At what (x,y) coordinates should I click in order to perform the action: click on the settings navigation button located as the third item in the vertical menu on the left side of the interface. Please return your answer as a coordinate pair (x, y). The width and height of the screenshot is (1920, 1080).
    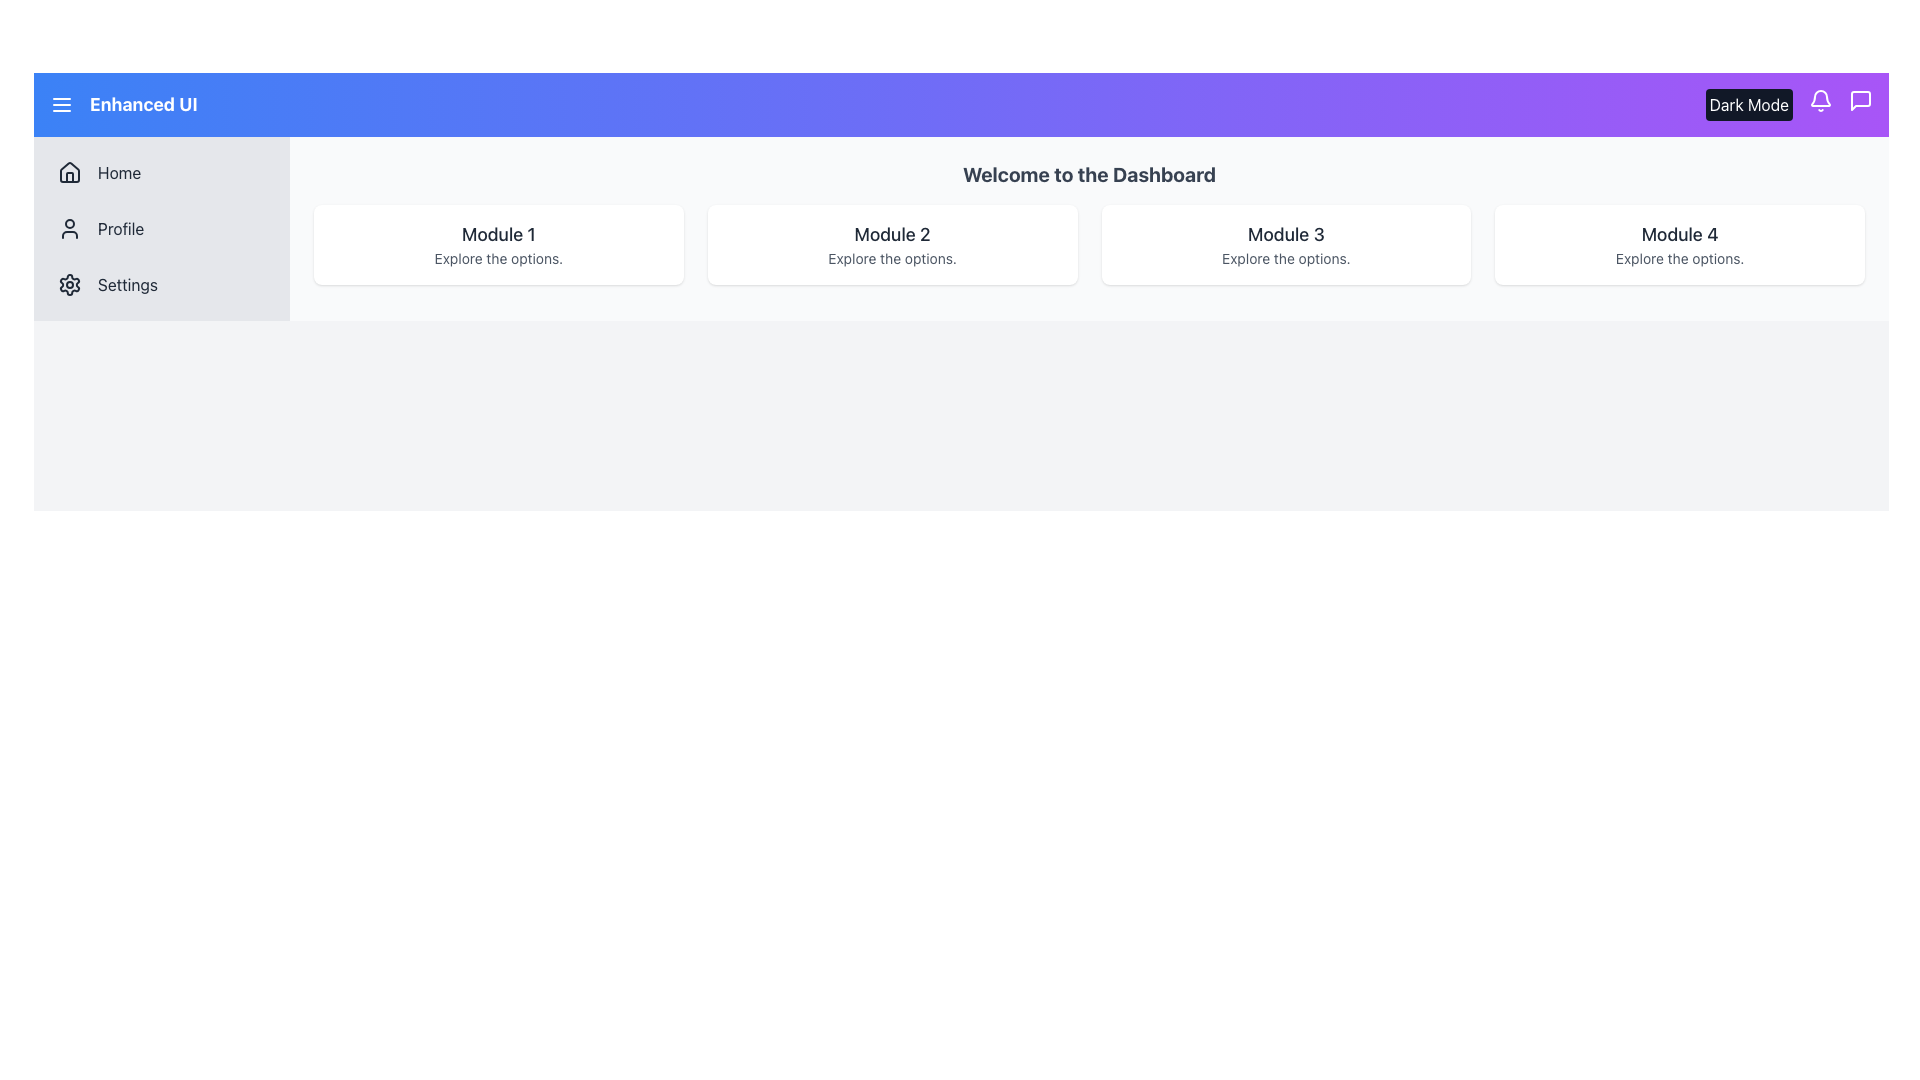
    Looking at the image, I should click on (162, 285).